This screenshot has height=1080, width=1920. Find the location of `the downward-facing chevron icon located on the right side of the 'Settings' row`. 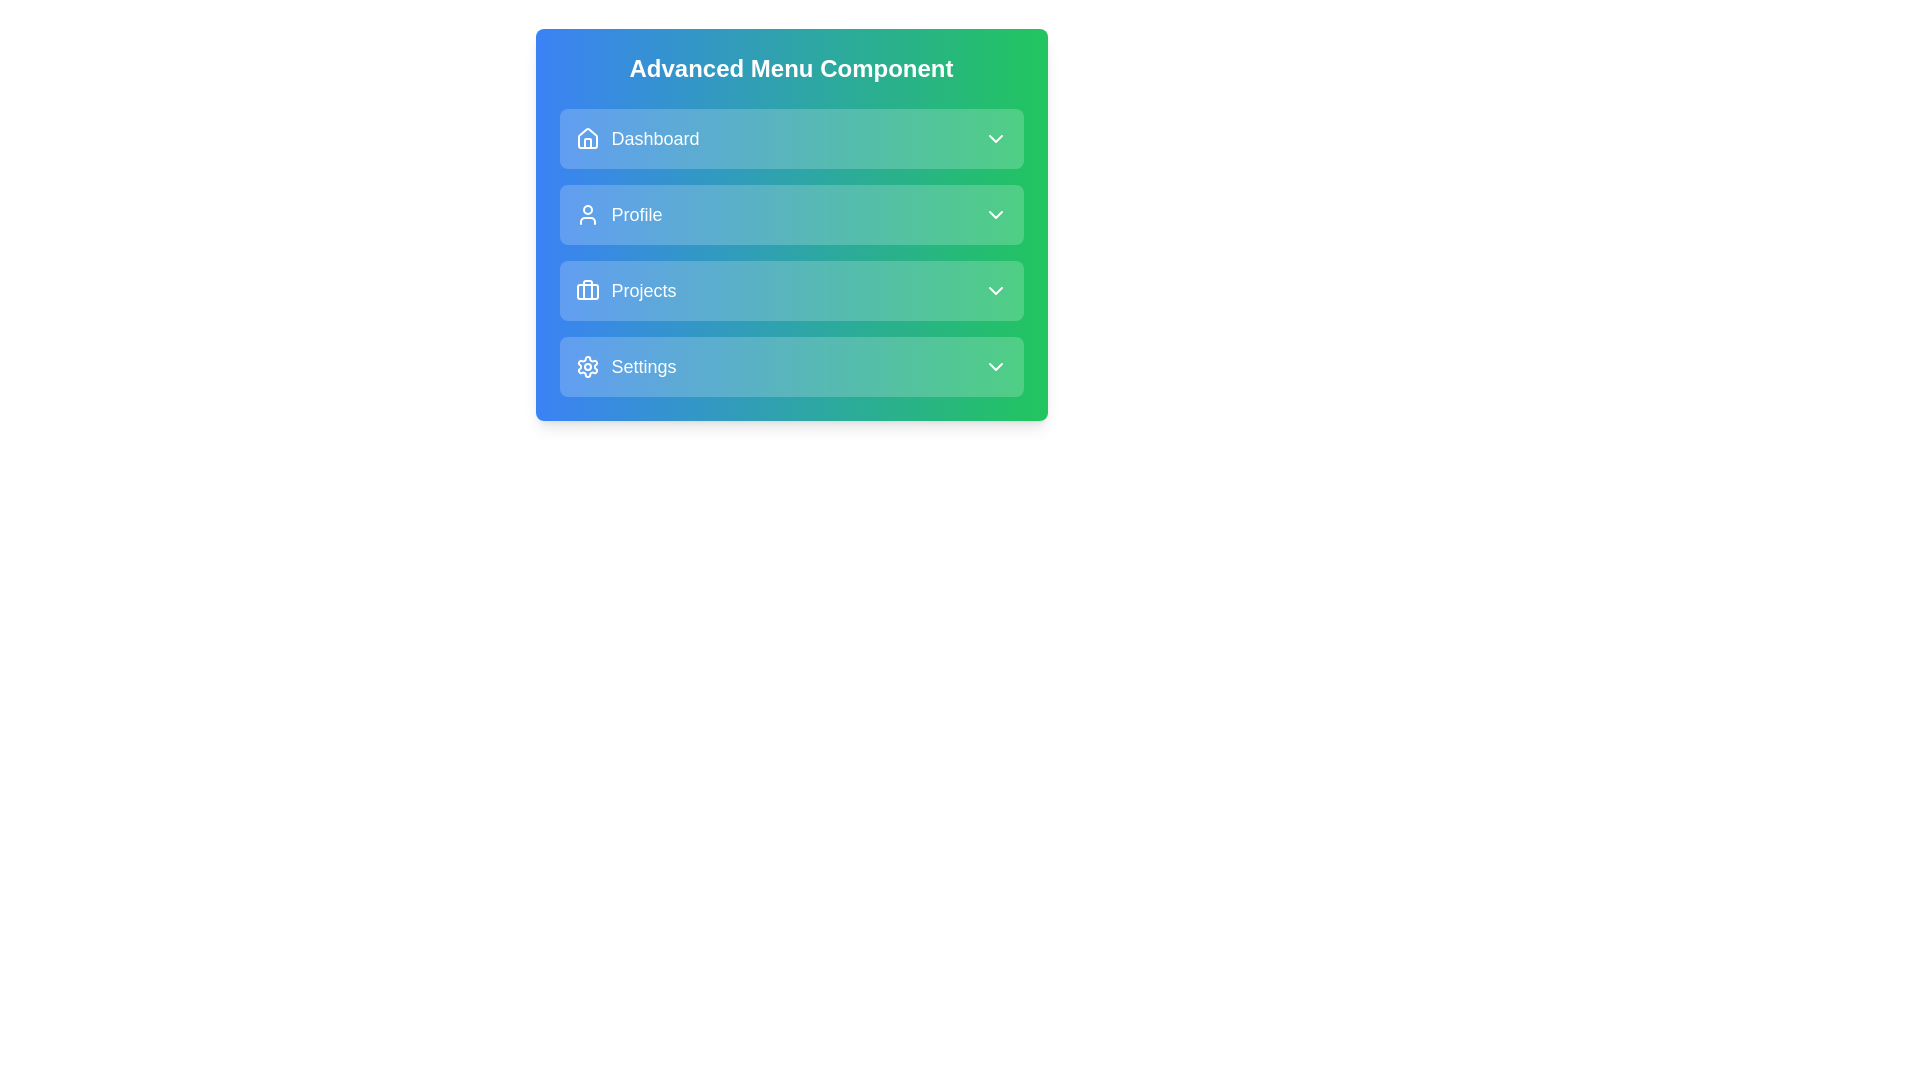

the downward-facing chevron icon located on the right side of the 'Settings' row is located at coordinates (995, 366).